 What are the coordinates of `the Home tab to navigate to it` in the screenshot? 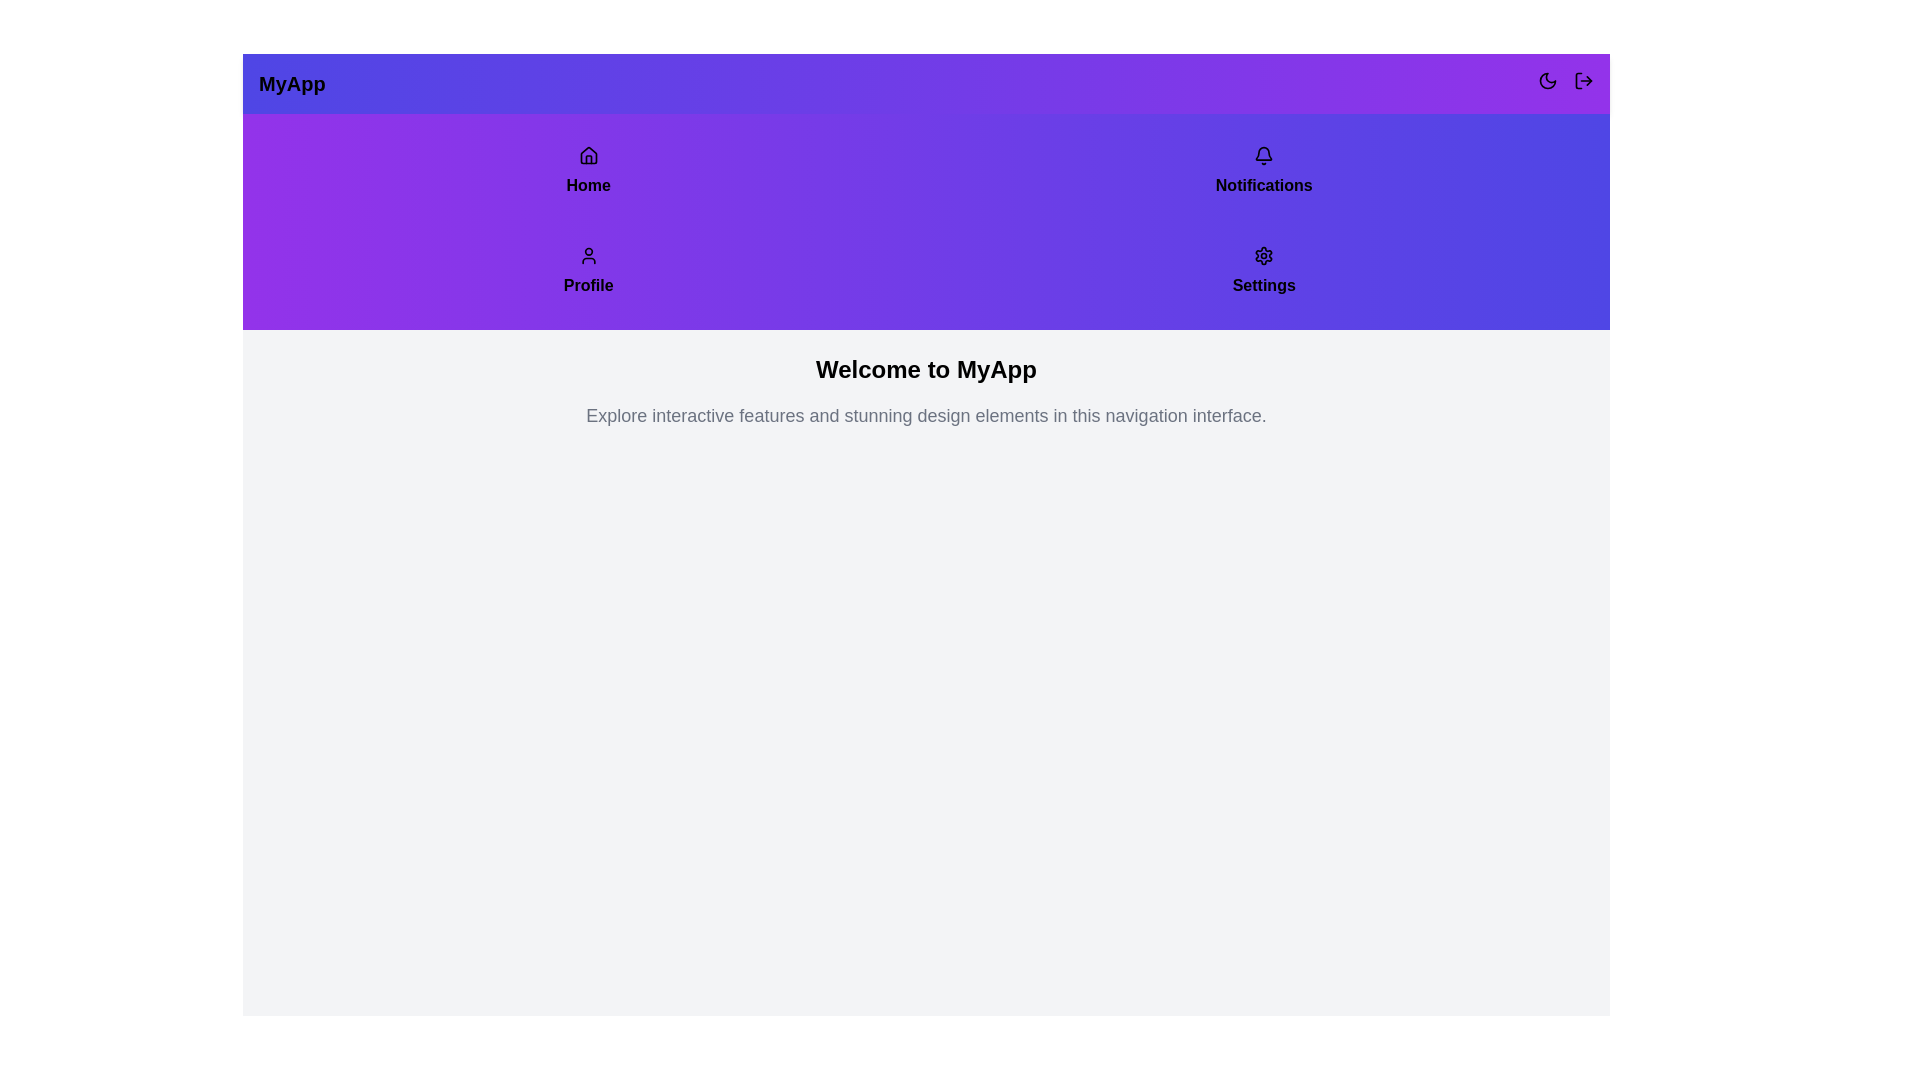 It's located at (587, 171).